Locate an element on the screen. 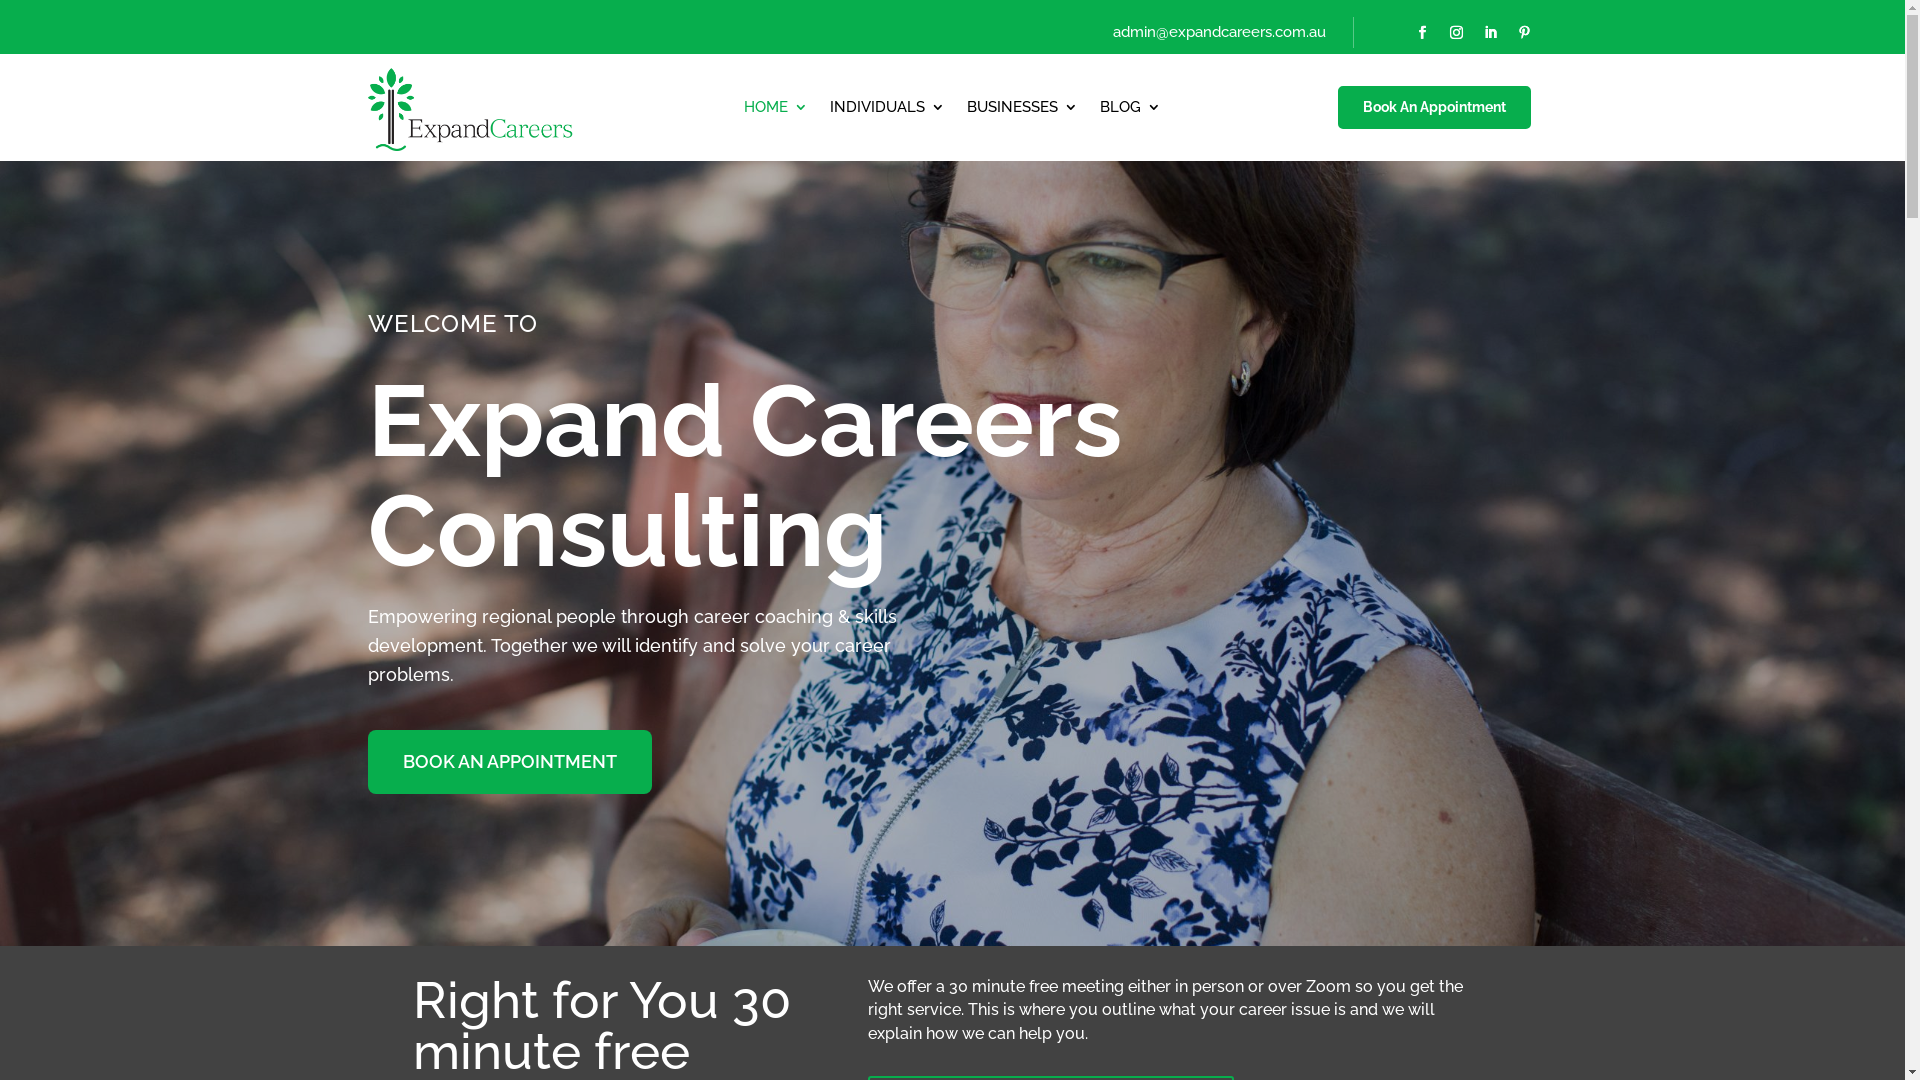 Image resolution: width=1920 pixels, height=1080 pixels. 'BLOG' is located at coordinates (1130, 111).